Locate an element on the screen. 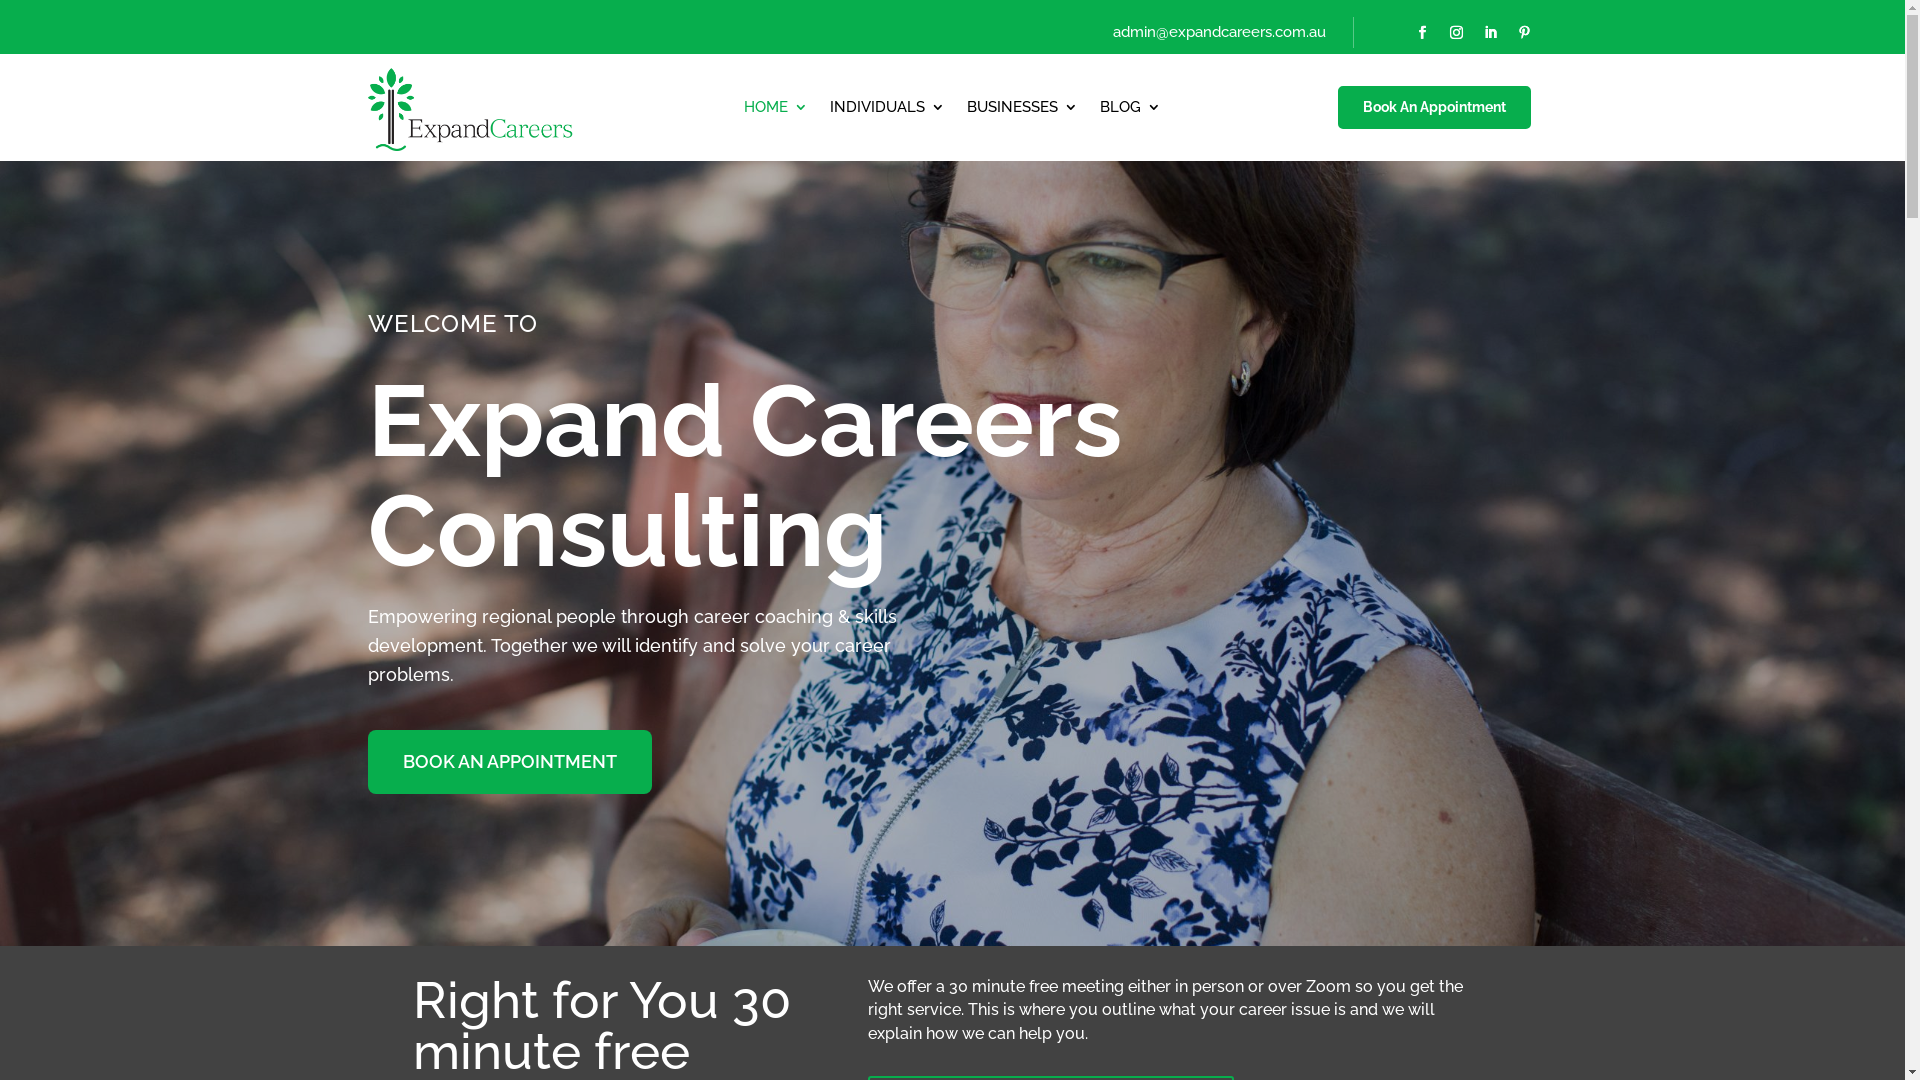 Image resolution: width=1920 pixels, height=1080 pixels. 'BLOG' is located at coordinates (1130, 111).